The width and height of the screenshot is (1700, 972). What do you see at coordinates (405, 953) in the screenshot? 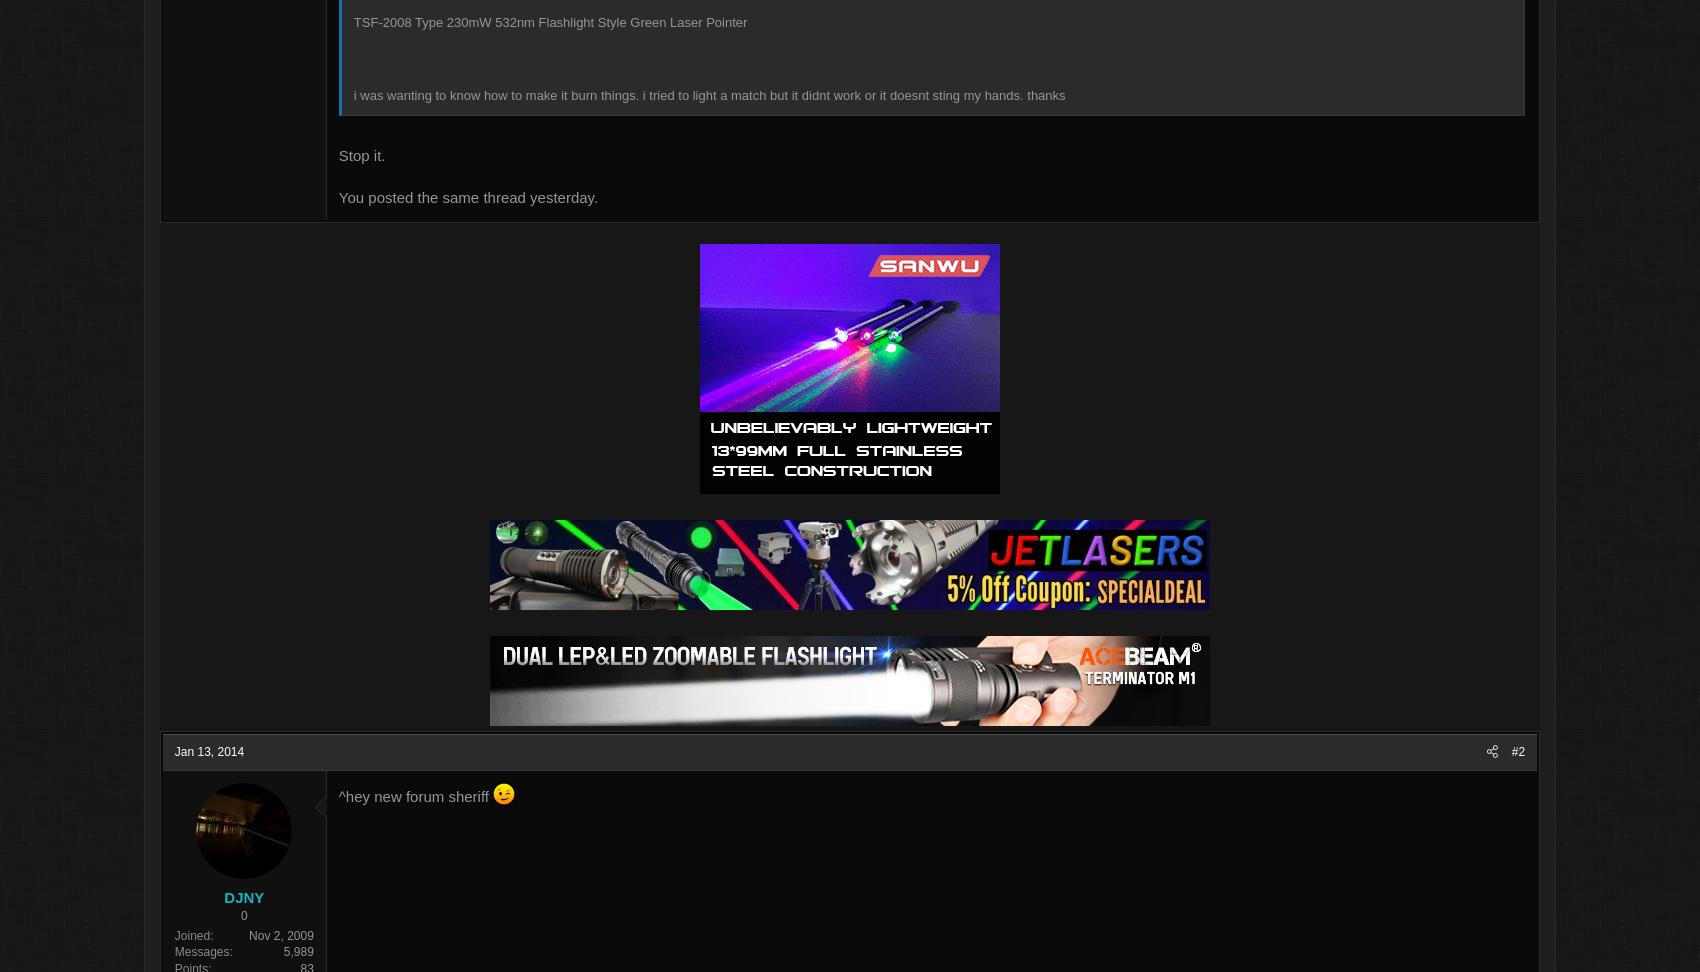
I see `'5,989'` at bounding box center [405, 953].